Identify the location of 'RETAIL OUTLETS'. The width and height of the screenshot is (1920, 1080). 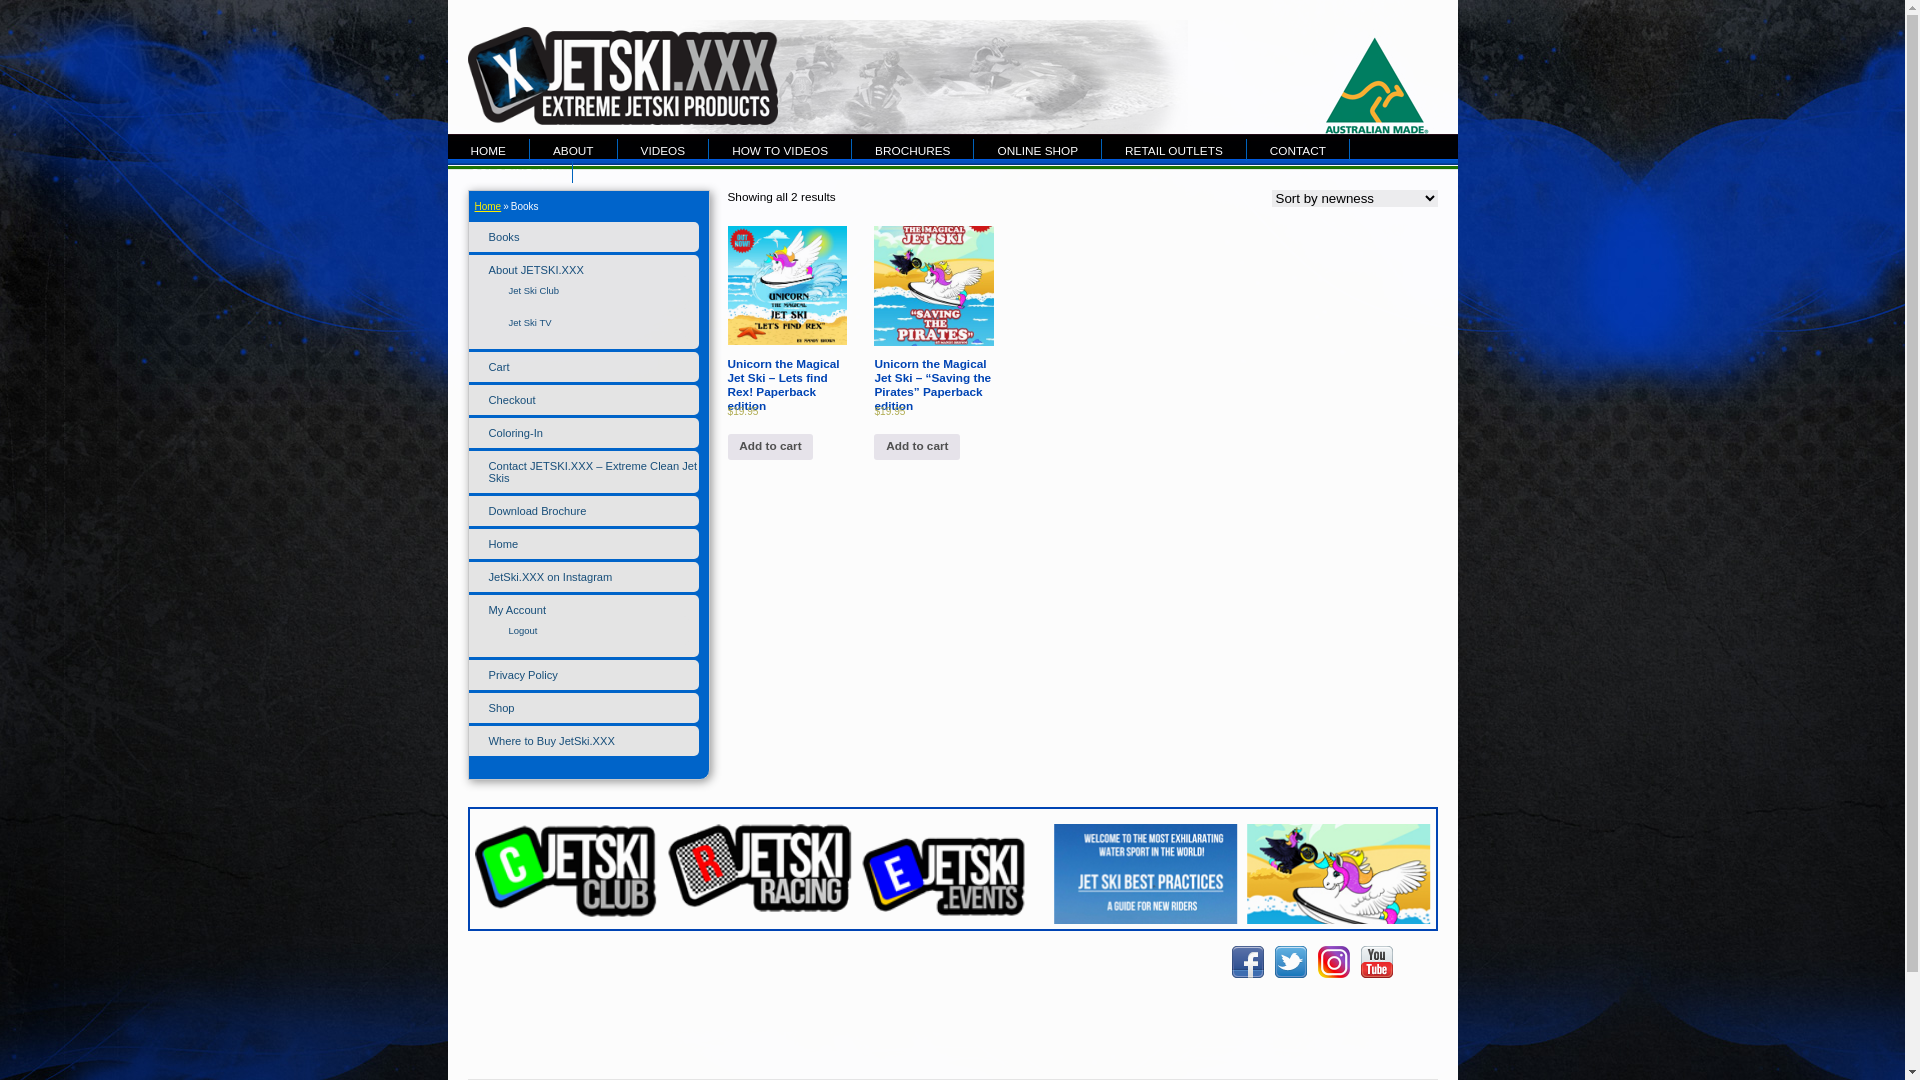
(1174, 149).